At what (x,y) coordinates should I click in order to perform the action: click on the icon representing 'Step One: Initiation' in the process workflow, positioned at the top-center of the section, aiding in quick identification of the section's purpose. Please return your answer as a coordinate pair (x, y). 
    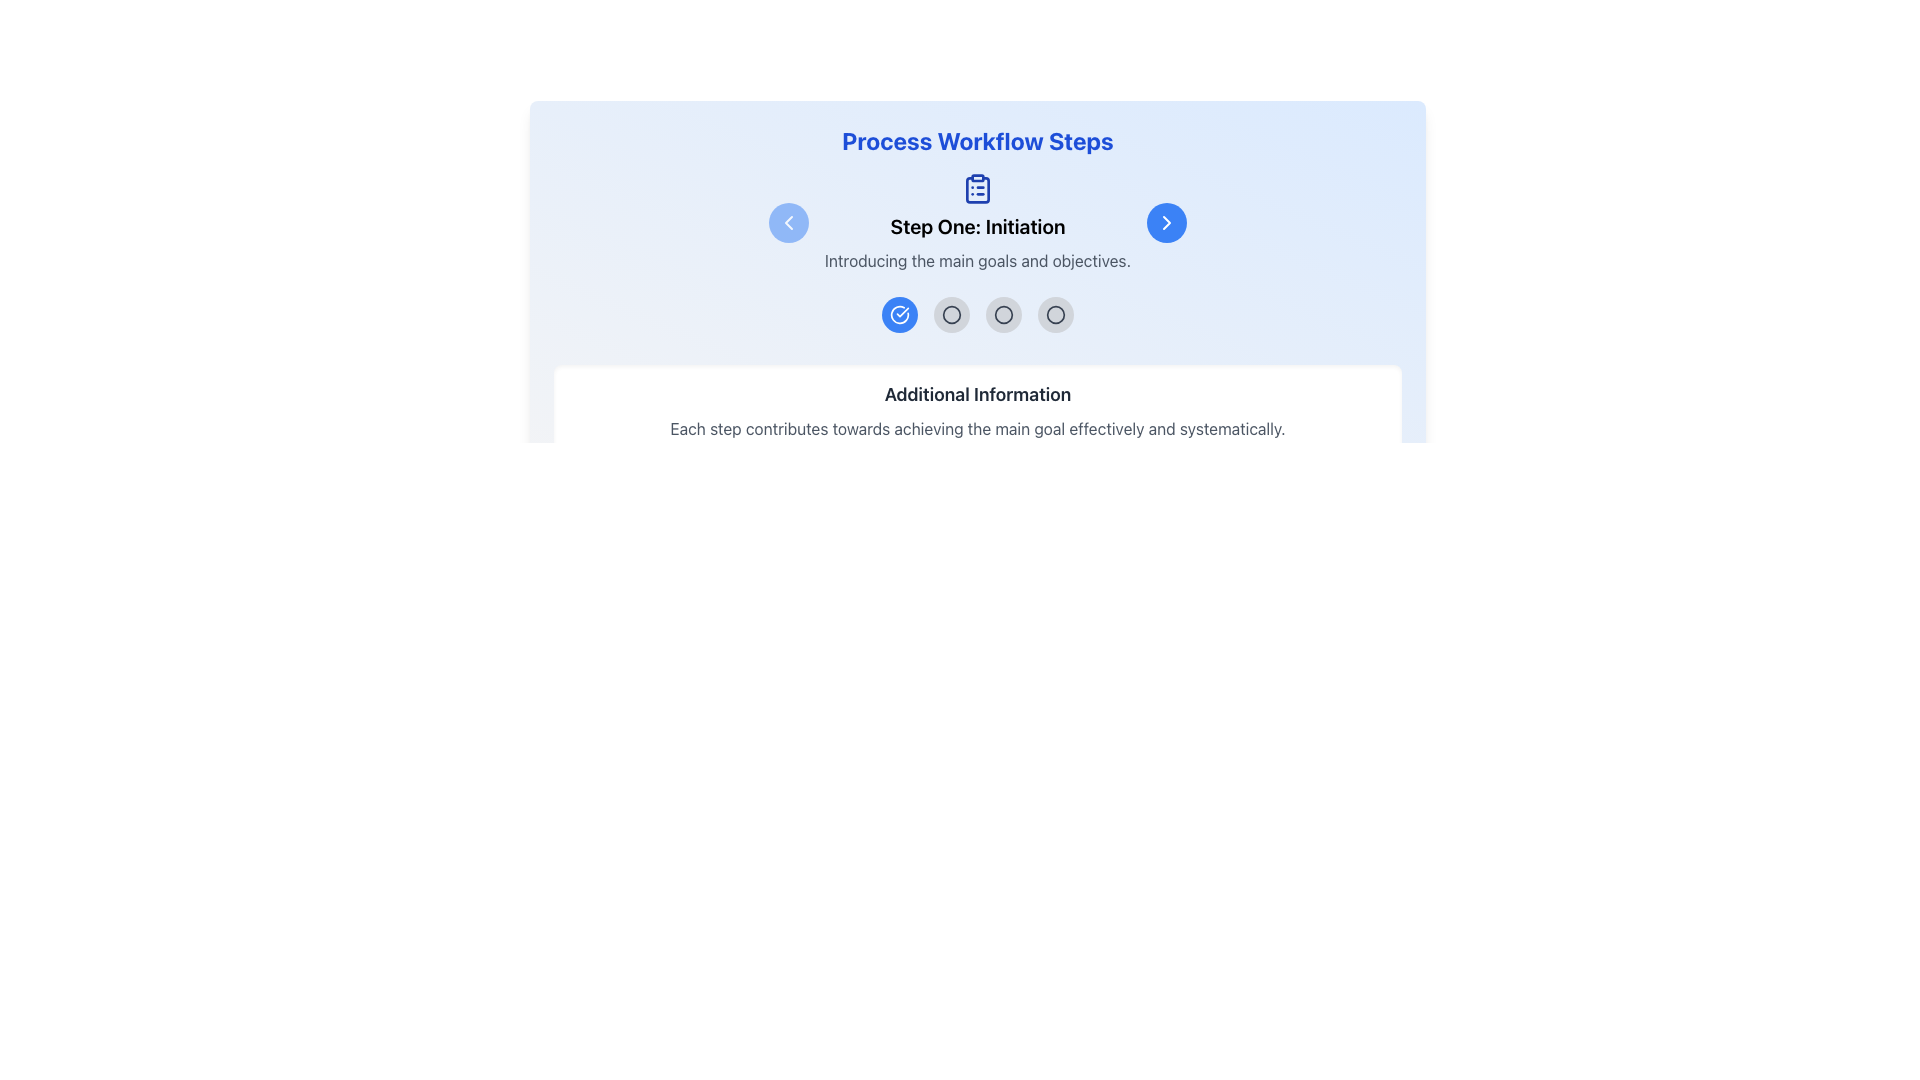
    Looking at the image, I should click on (978, 189).